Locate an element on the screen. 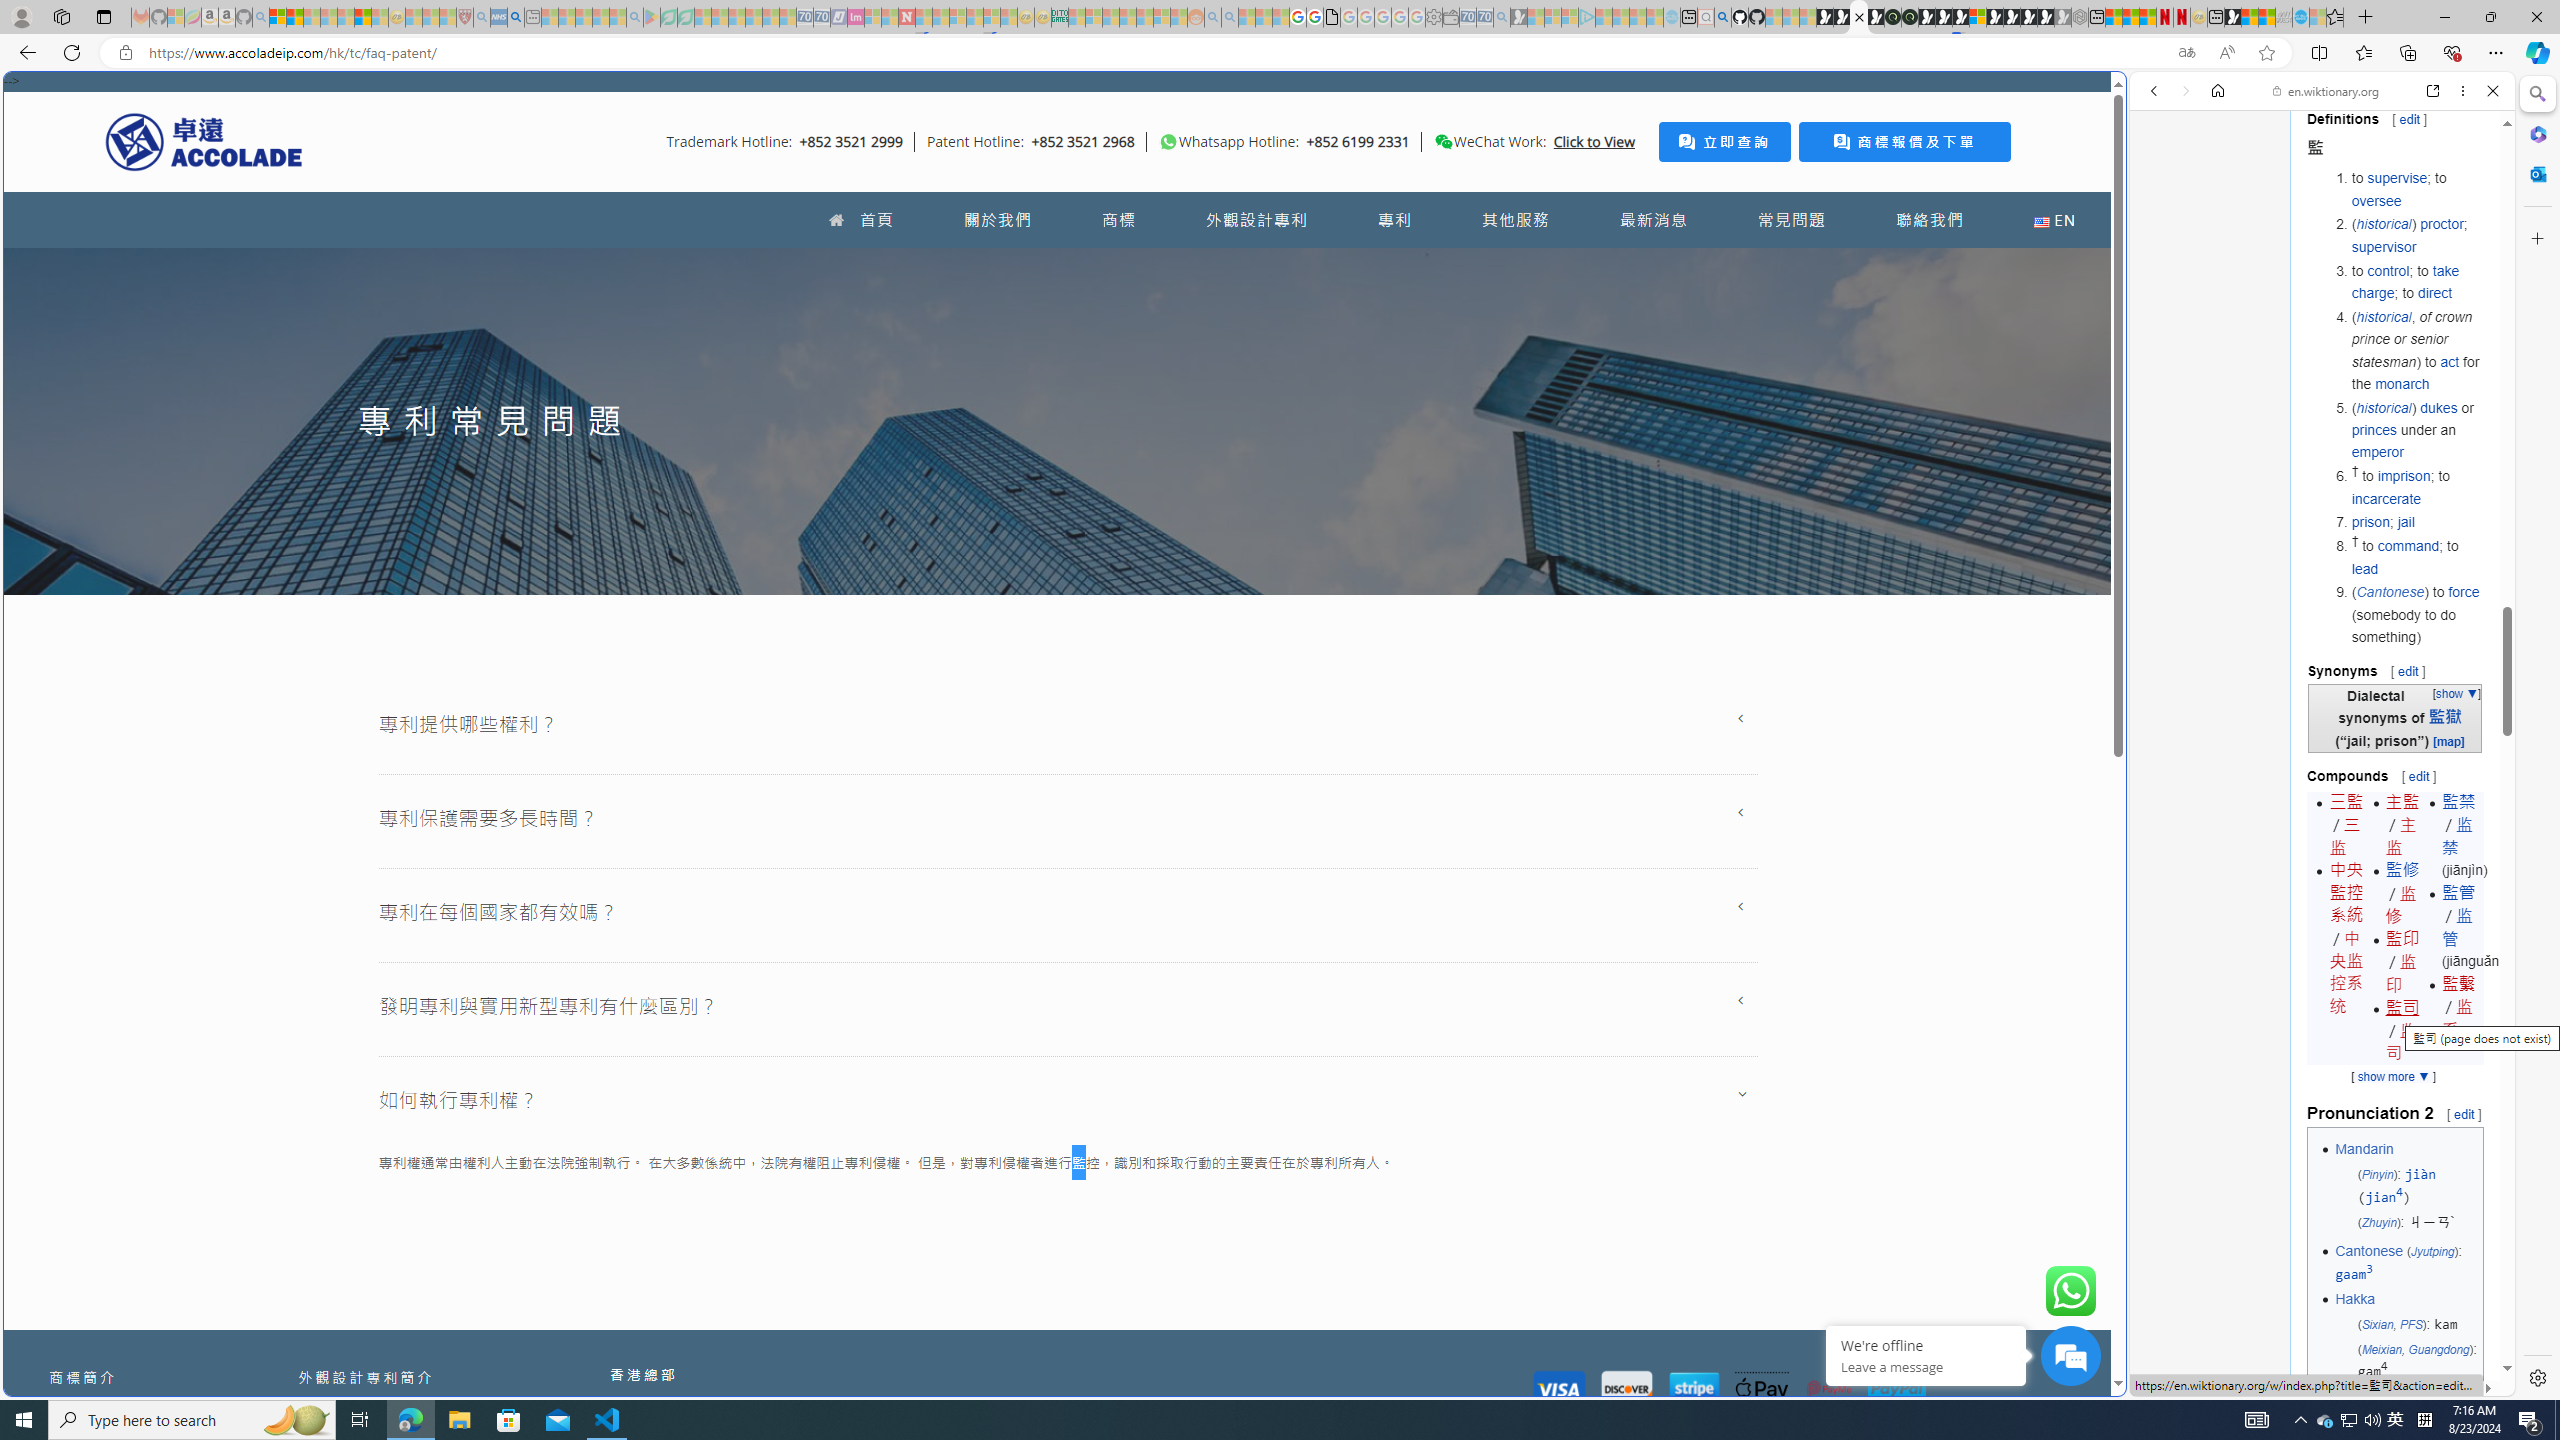 The image size is (2560, 1440). 'Restore' is located at coordinates (2490, 16).